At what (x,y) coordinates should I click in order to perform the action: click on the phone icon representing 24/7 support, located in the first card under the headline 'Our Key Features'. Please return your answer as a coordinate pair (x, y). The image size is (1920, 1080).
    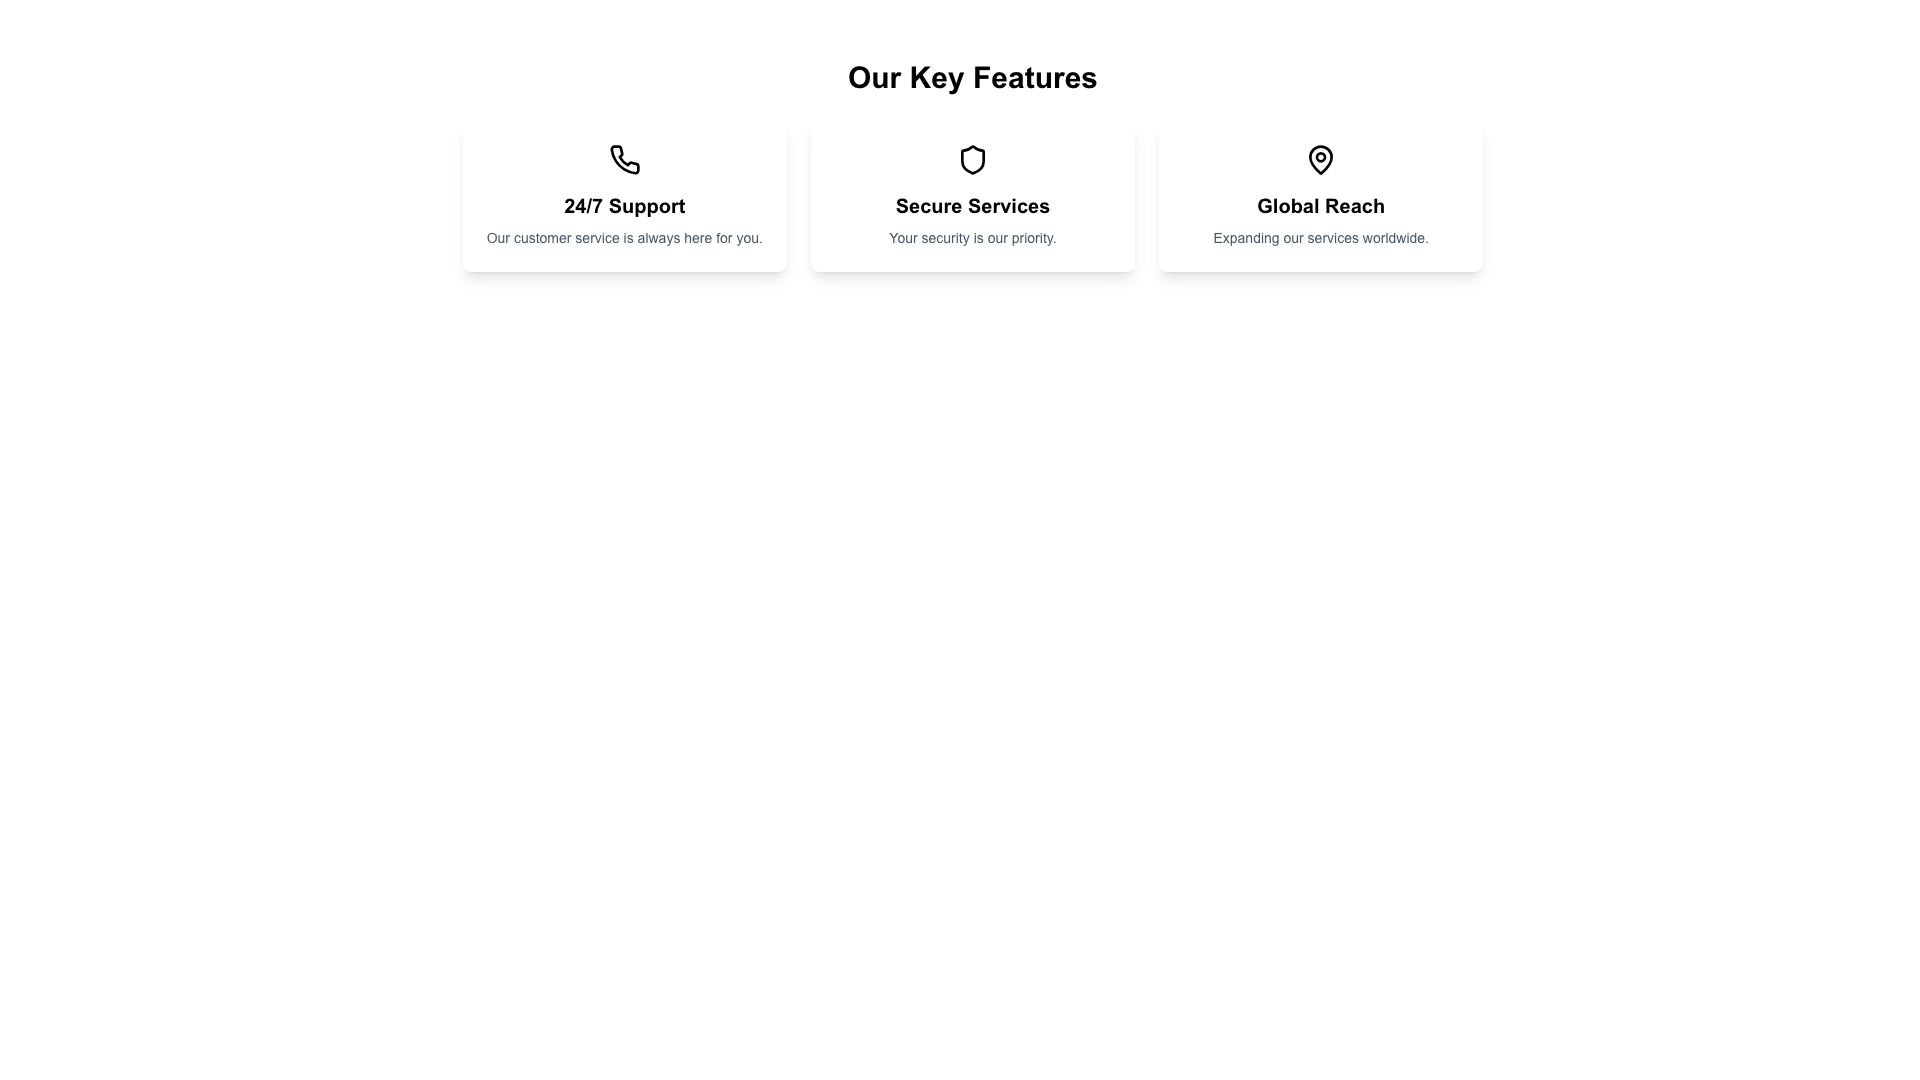
    Looking at the image, I should click on (623, 158).